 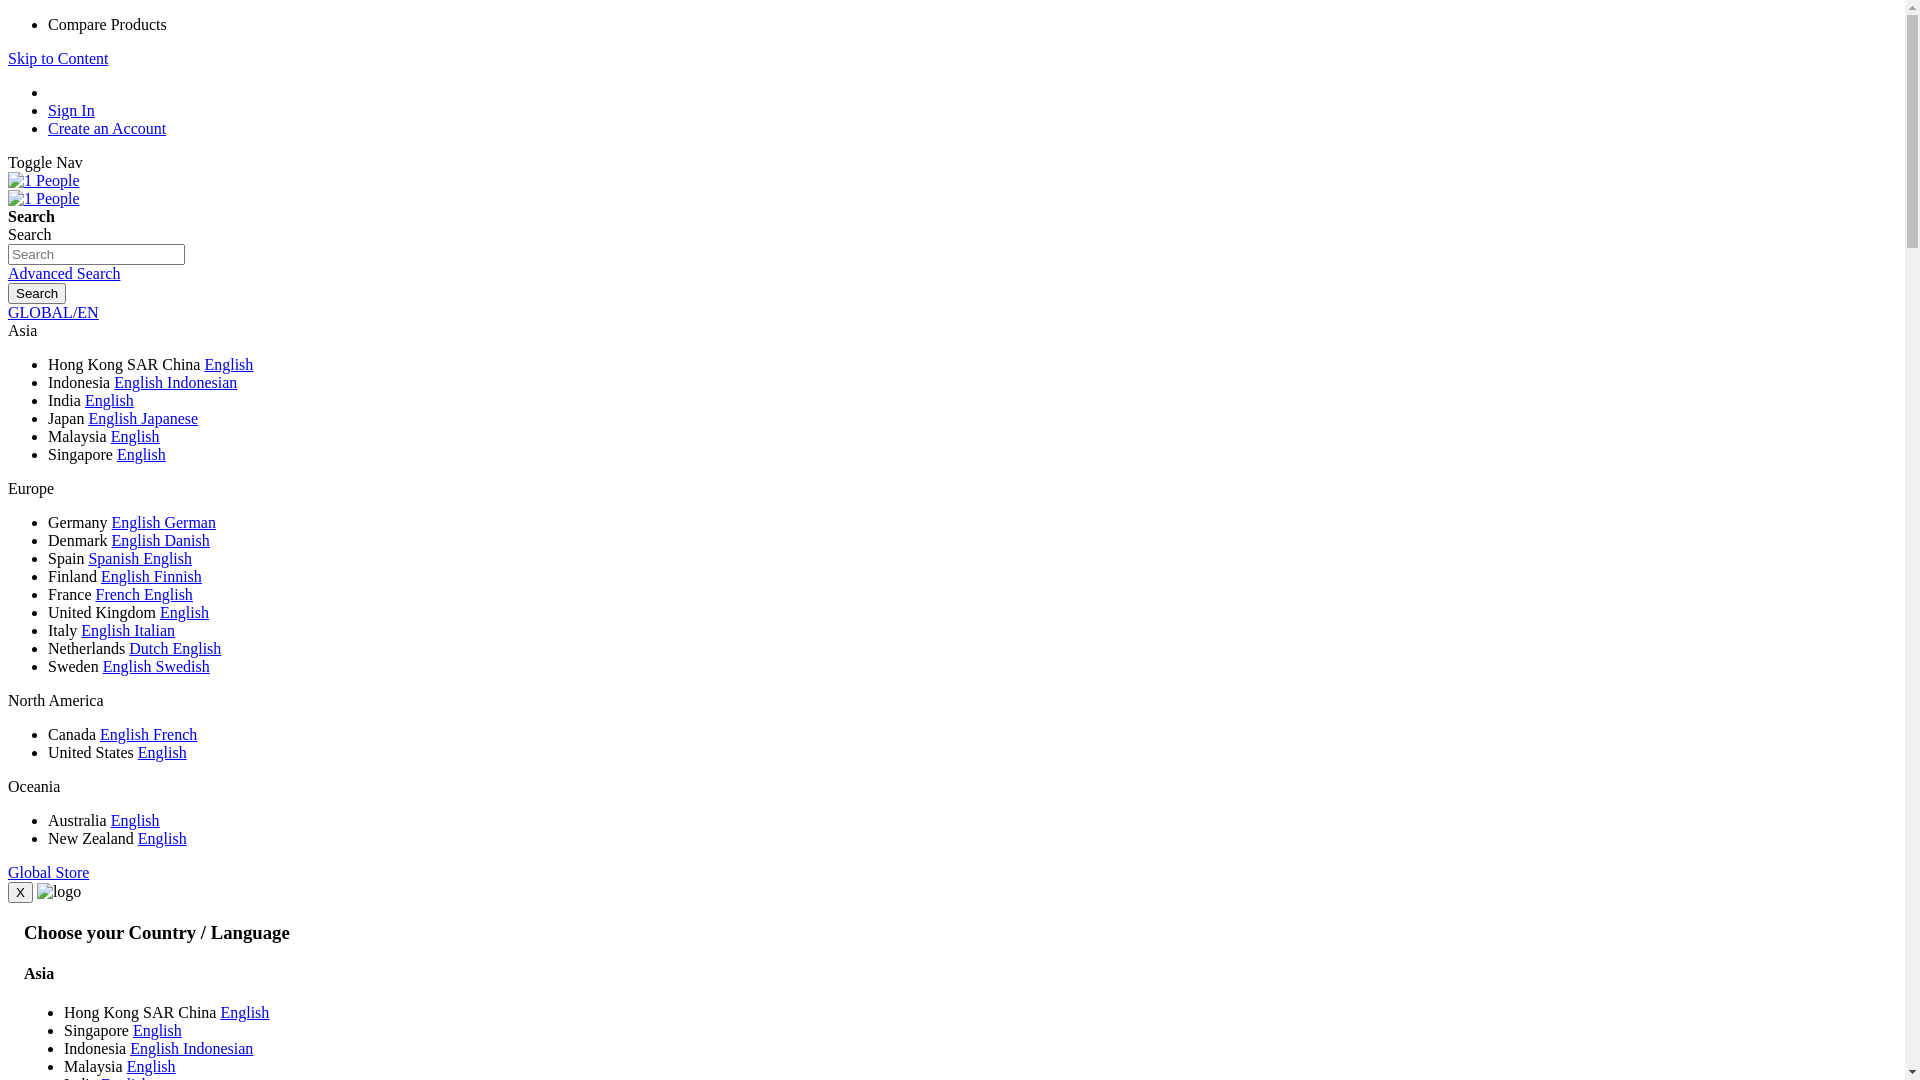 I want to click on '1 People', so click(x=43, y=180).